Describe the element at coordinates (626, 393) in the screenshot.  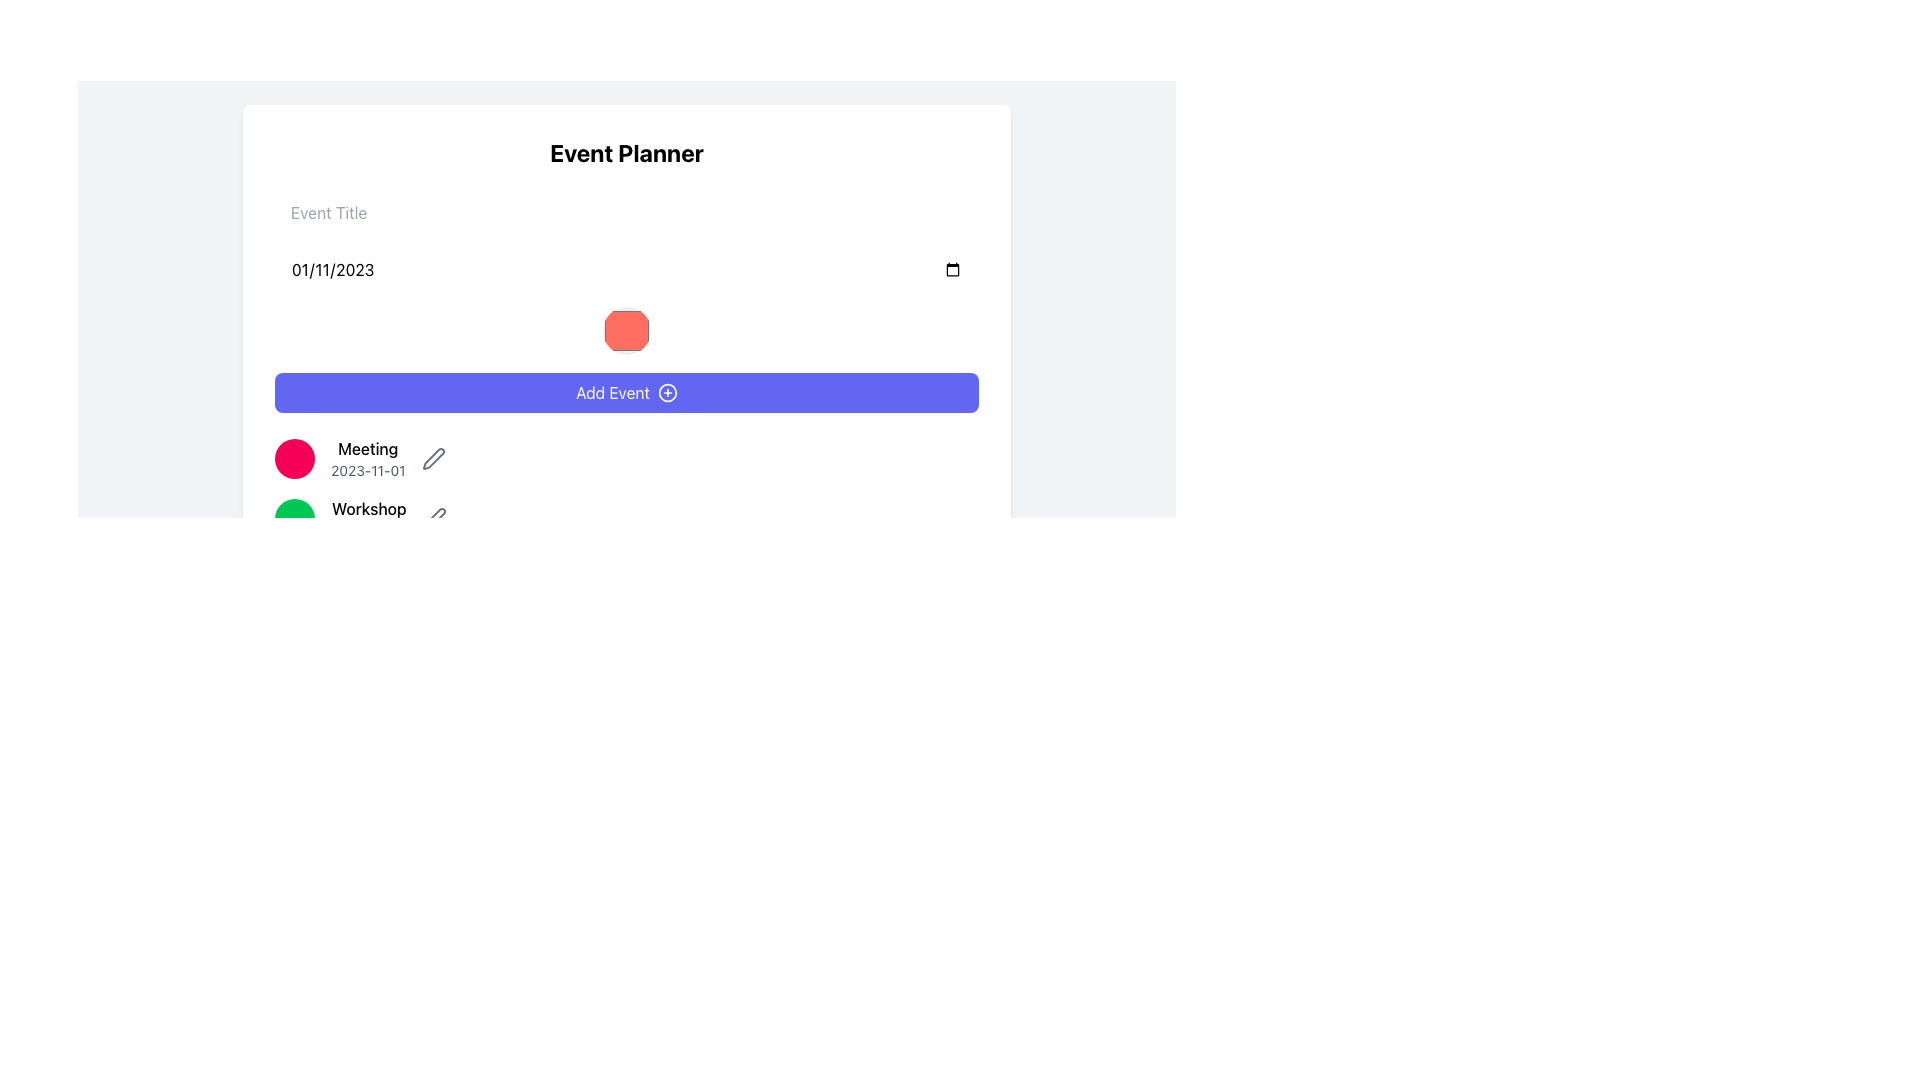
I see `the button located at the bottom of the 'Event Planner' section, centered horizontally, to initiate an action for adding a new event` at that location.